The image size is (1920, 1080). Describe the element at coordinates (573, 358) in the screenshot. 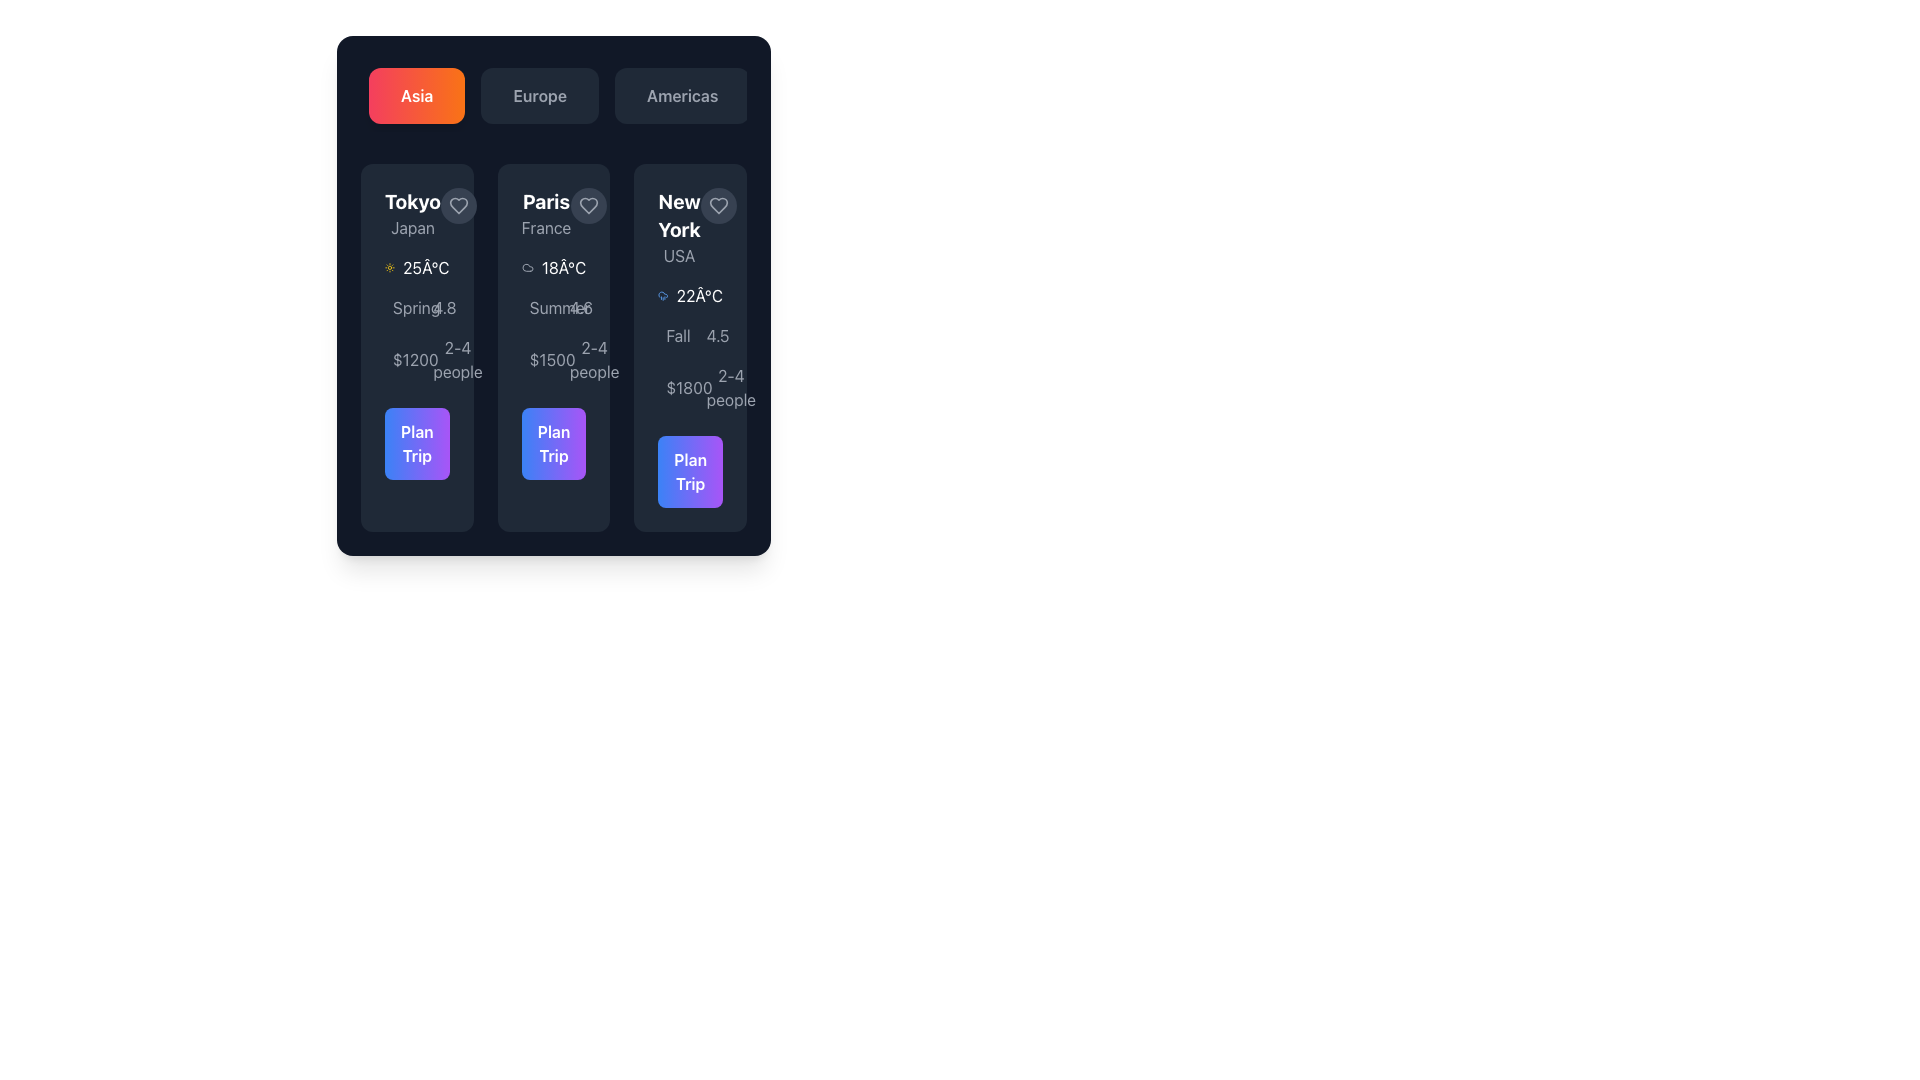

I see `the text label and icon combination that provides information about the recommended group size for a trip, located in the second column under the price label '$1500' and above the 'Plan Trip' button for the 'Paris, France' card` at that location.